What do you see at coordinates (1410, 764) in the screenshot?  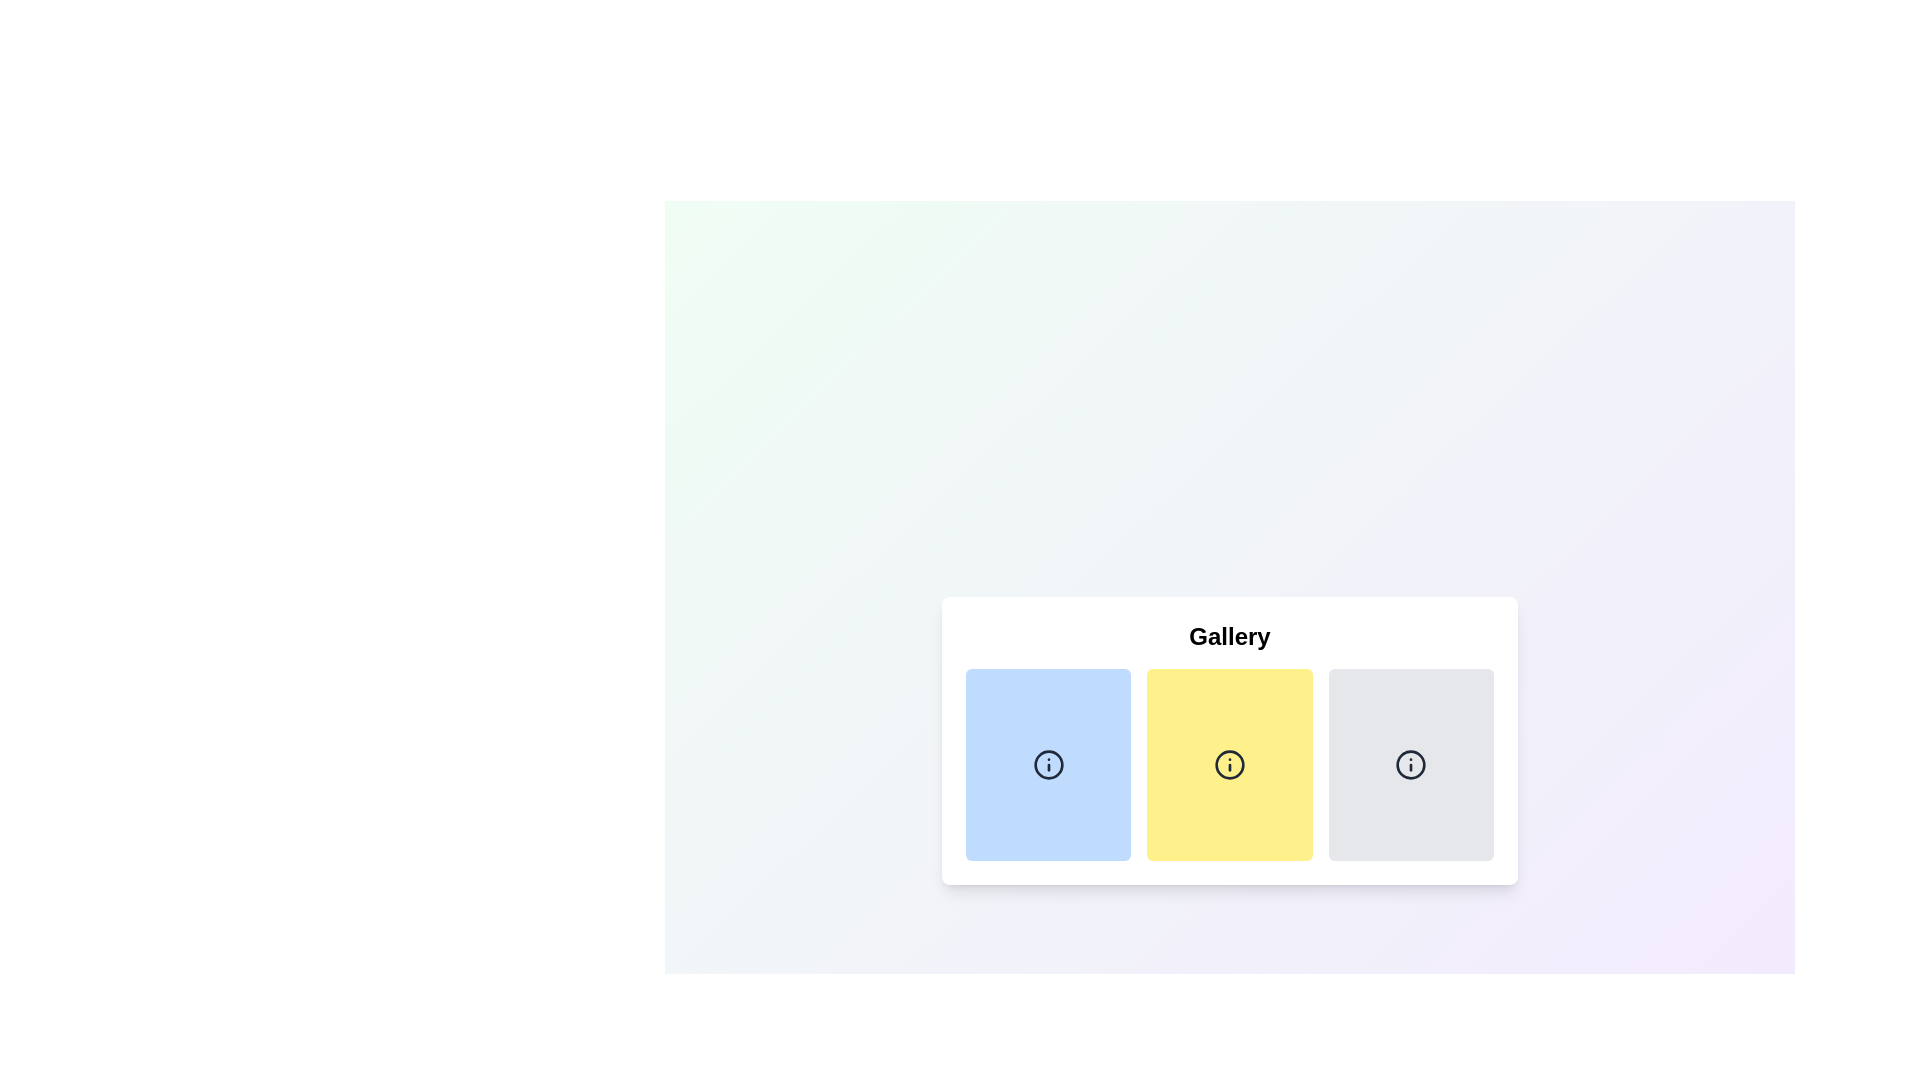 I see `the circular icon with an encircled letter 'i' in a light gray rounded rectangle to trigger a tooltip or highlight` at bounding box center [1410, 764].